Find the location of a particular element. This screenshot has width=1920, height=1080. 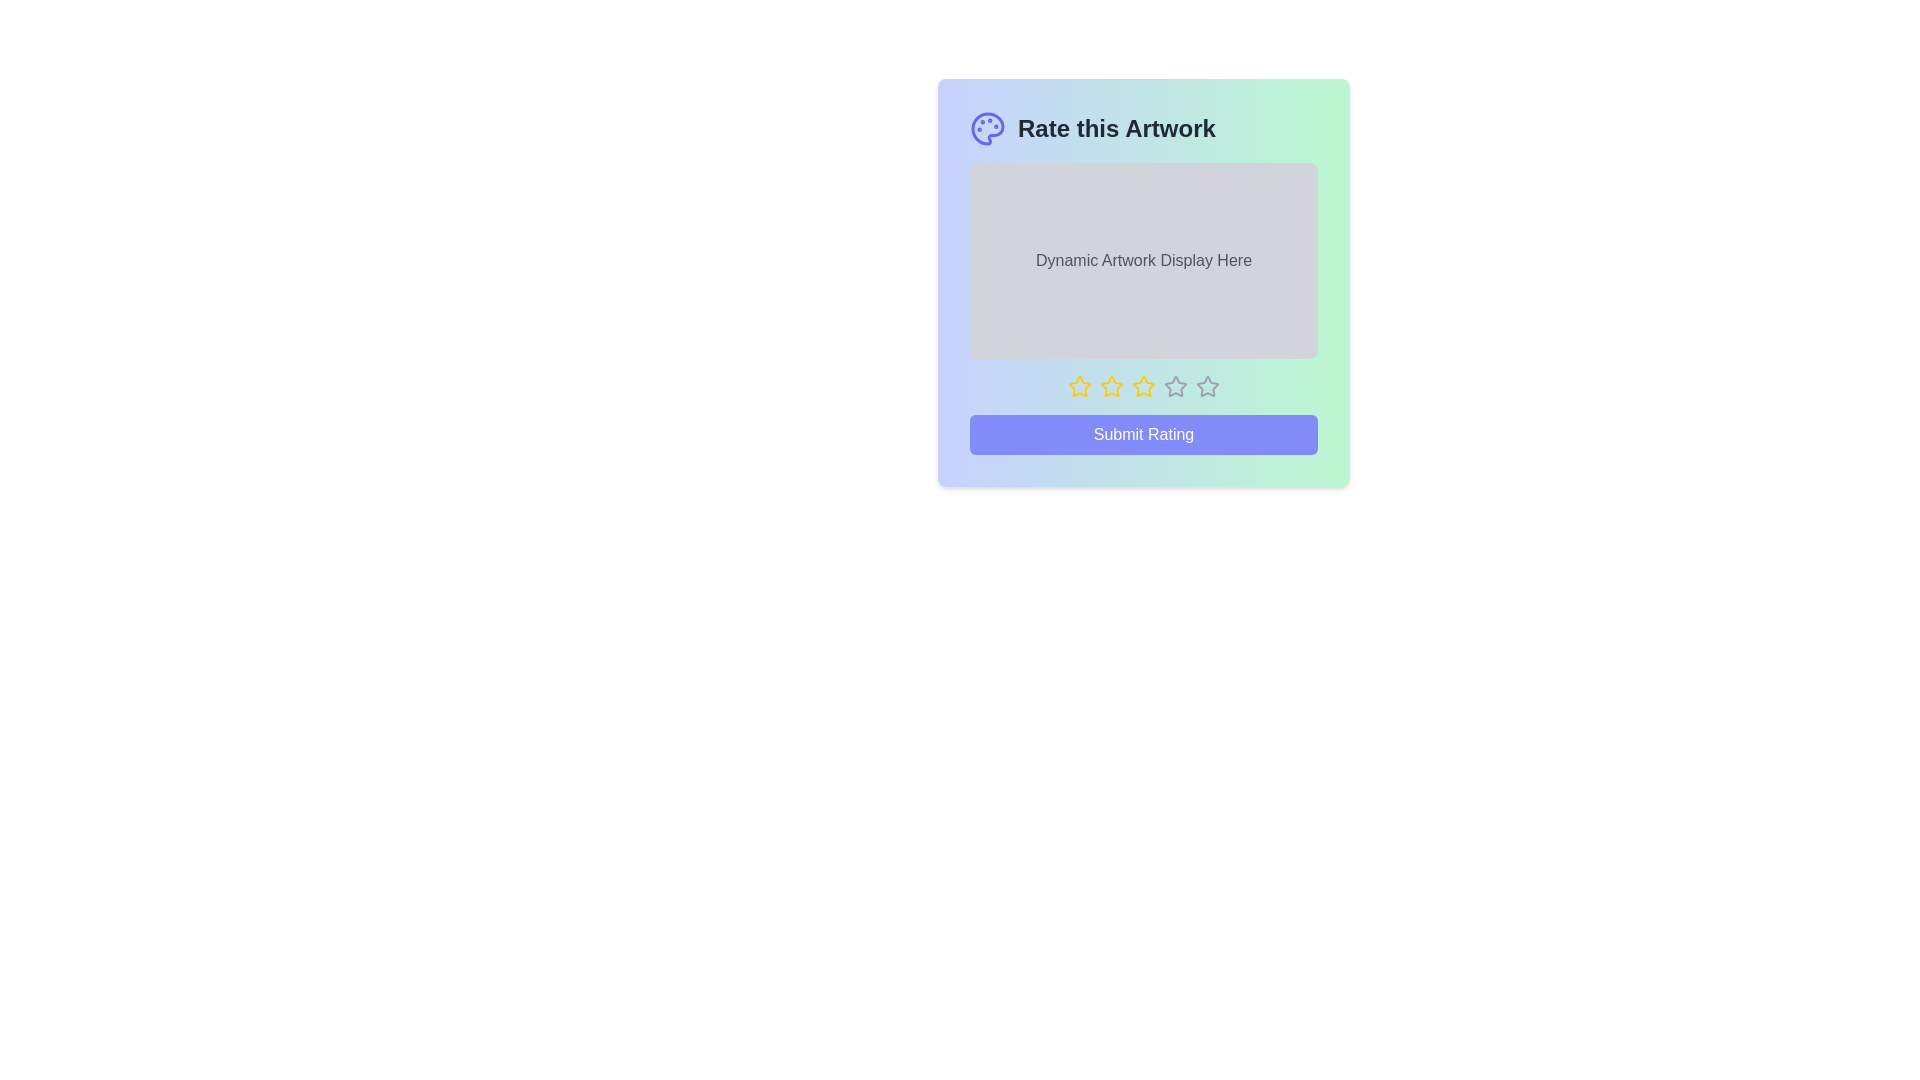

the star corresponding to the desired rating 1 is located at coordinates (1079, 386).